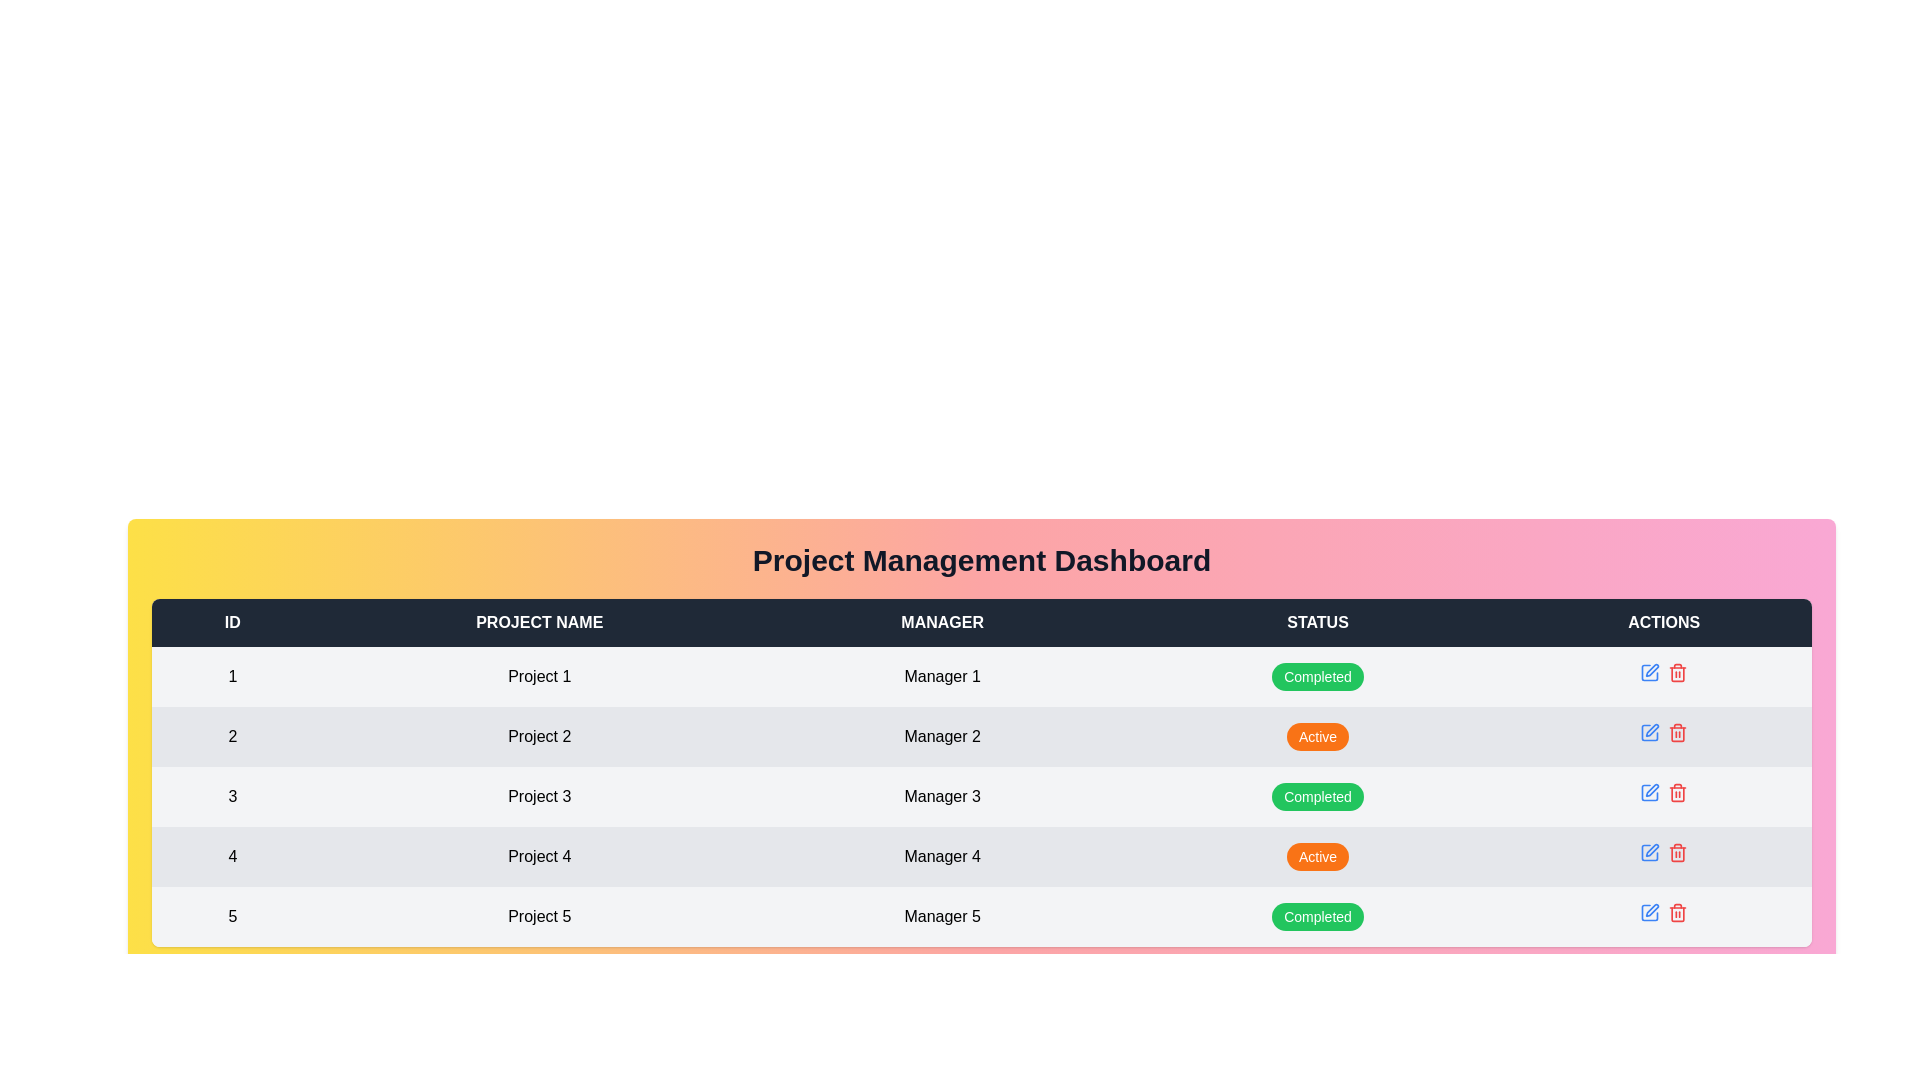 The image size is (1920, 1080). Describe the element at coordinates (1318, 855) in the screenshot. I see `the 'Active' button with a vibrant orange background in the STATUS column of the fourth row in the project management dashboard` at that location.